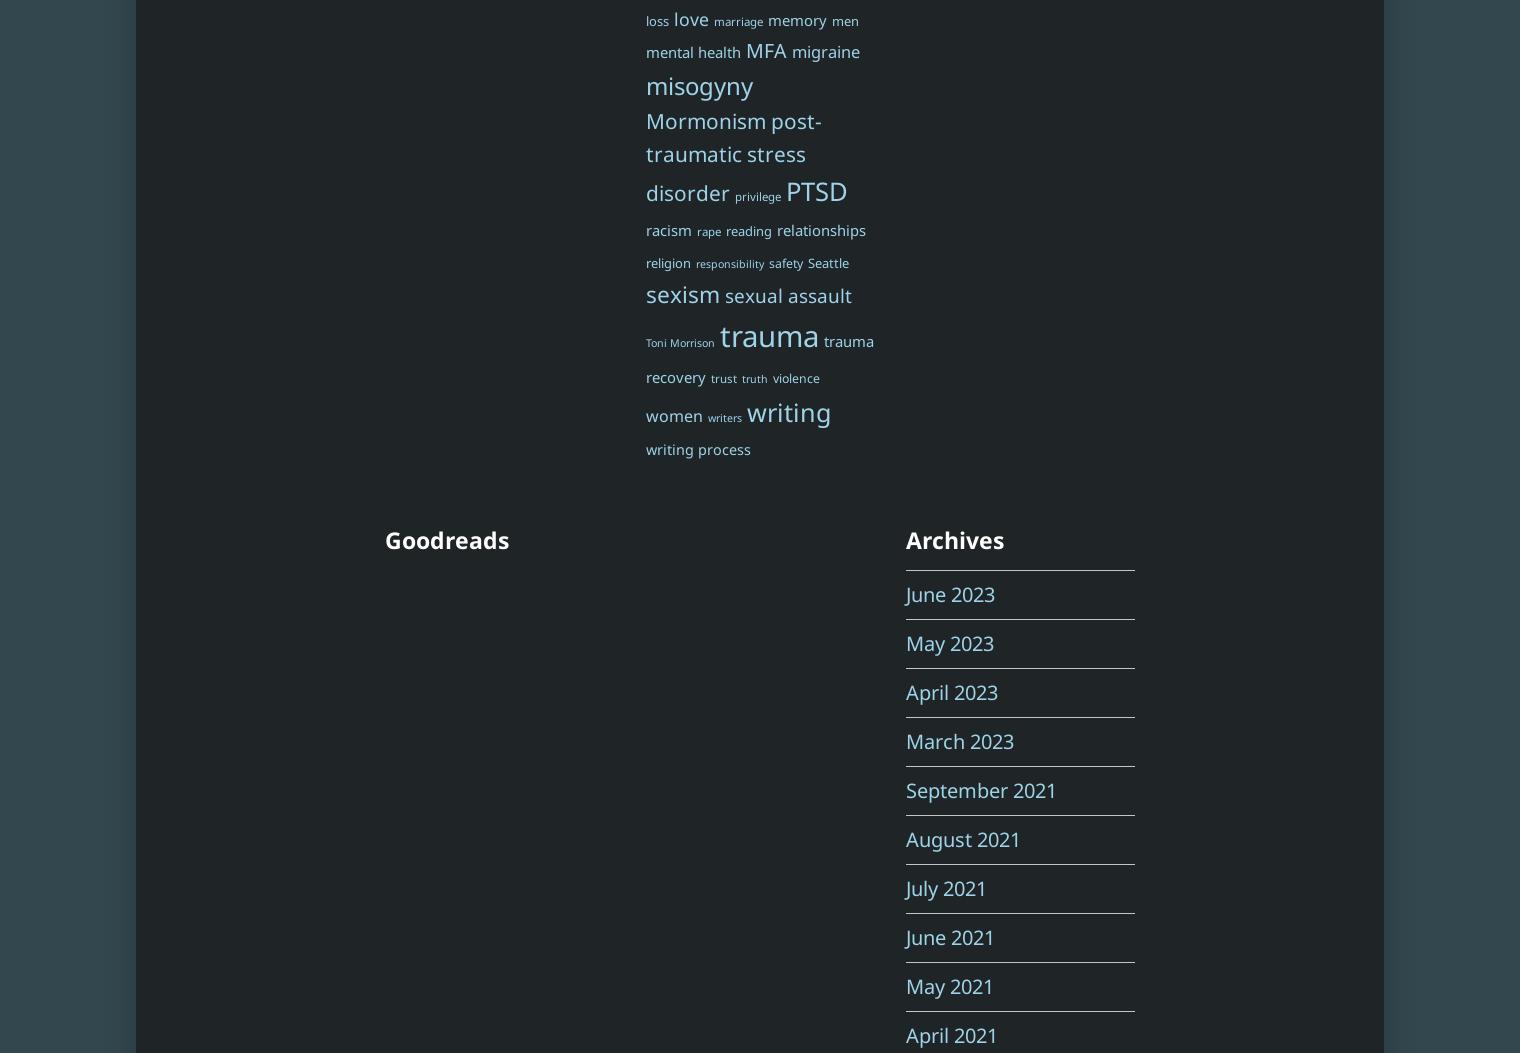 The image size is (1520, 1053). I want to click on 'PTSD', so click(814, 189).